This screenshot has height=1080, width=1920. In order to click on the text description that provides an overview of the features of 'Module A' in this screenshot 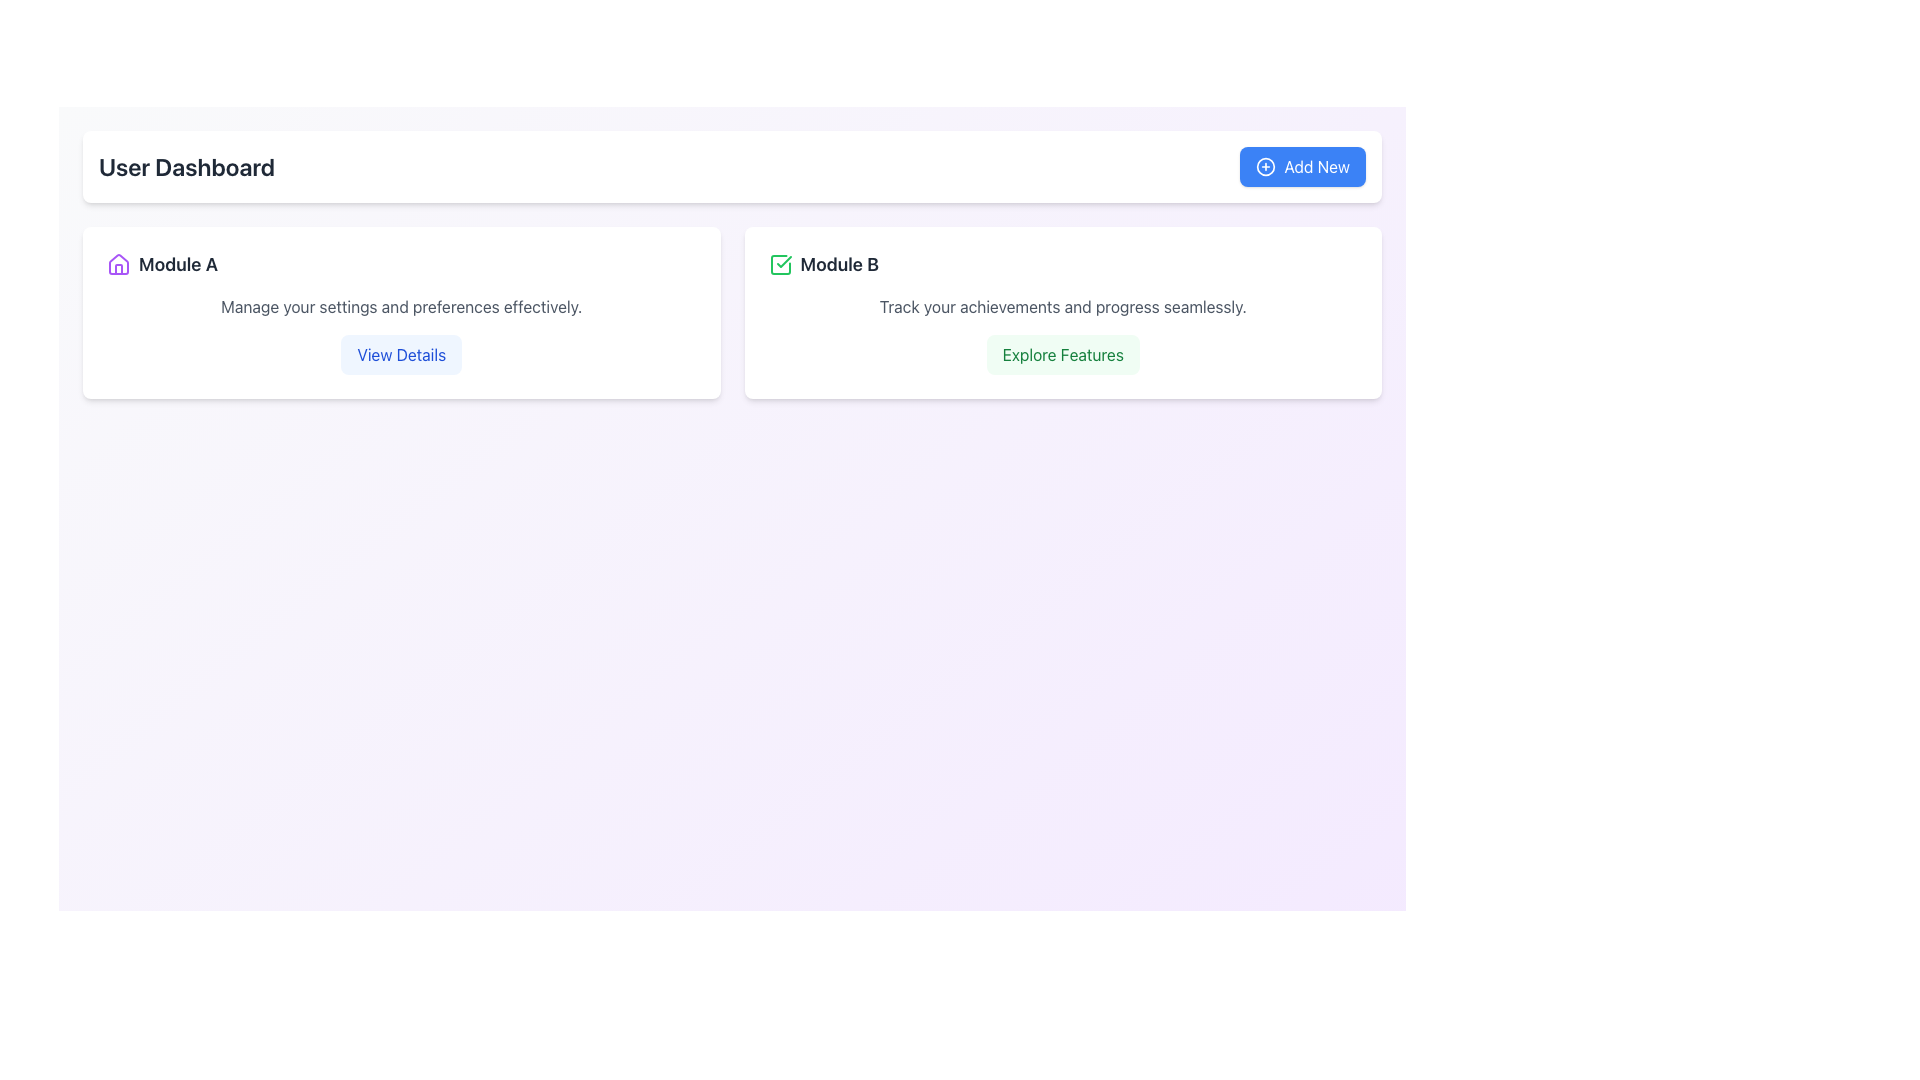, I will do `click(400, 307)`.